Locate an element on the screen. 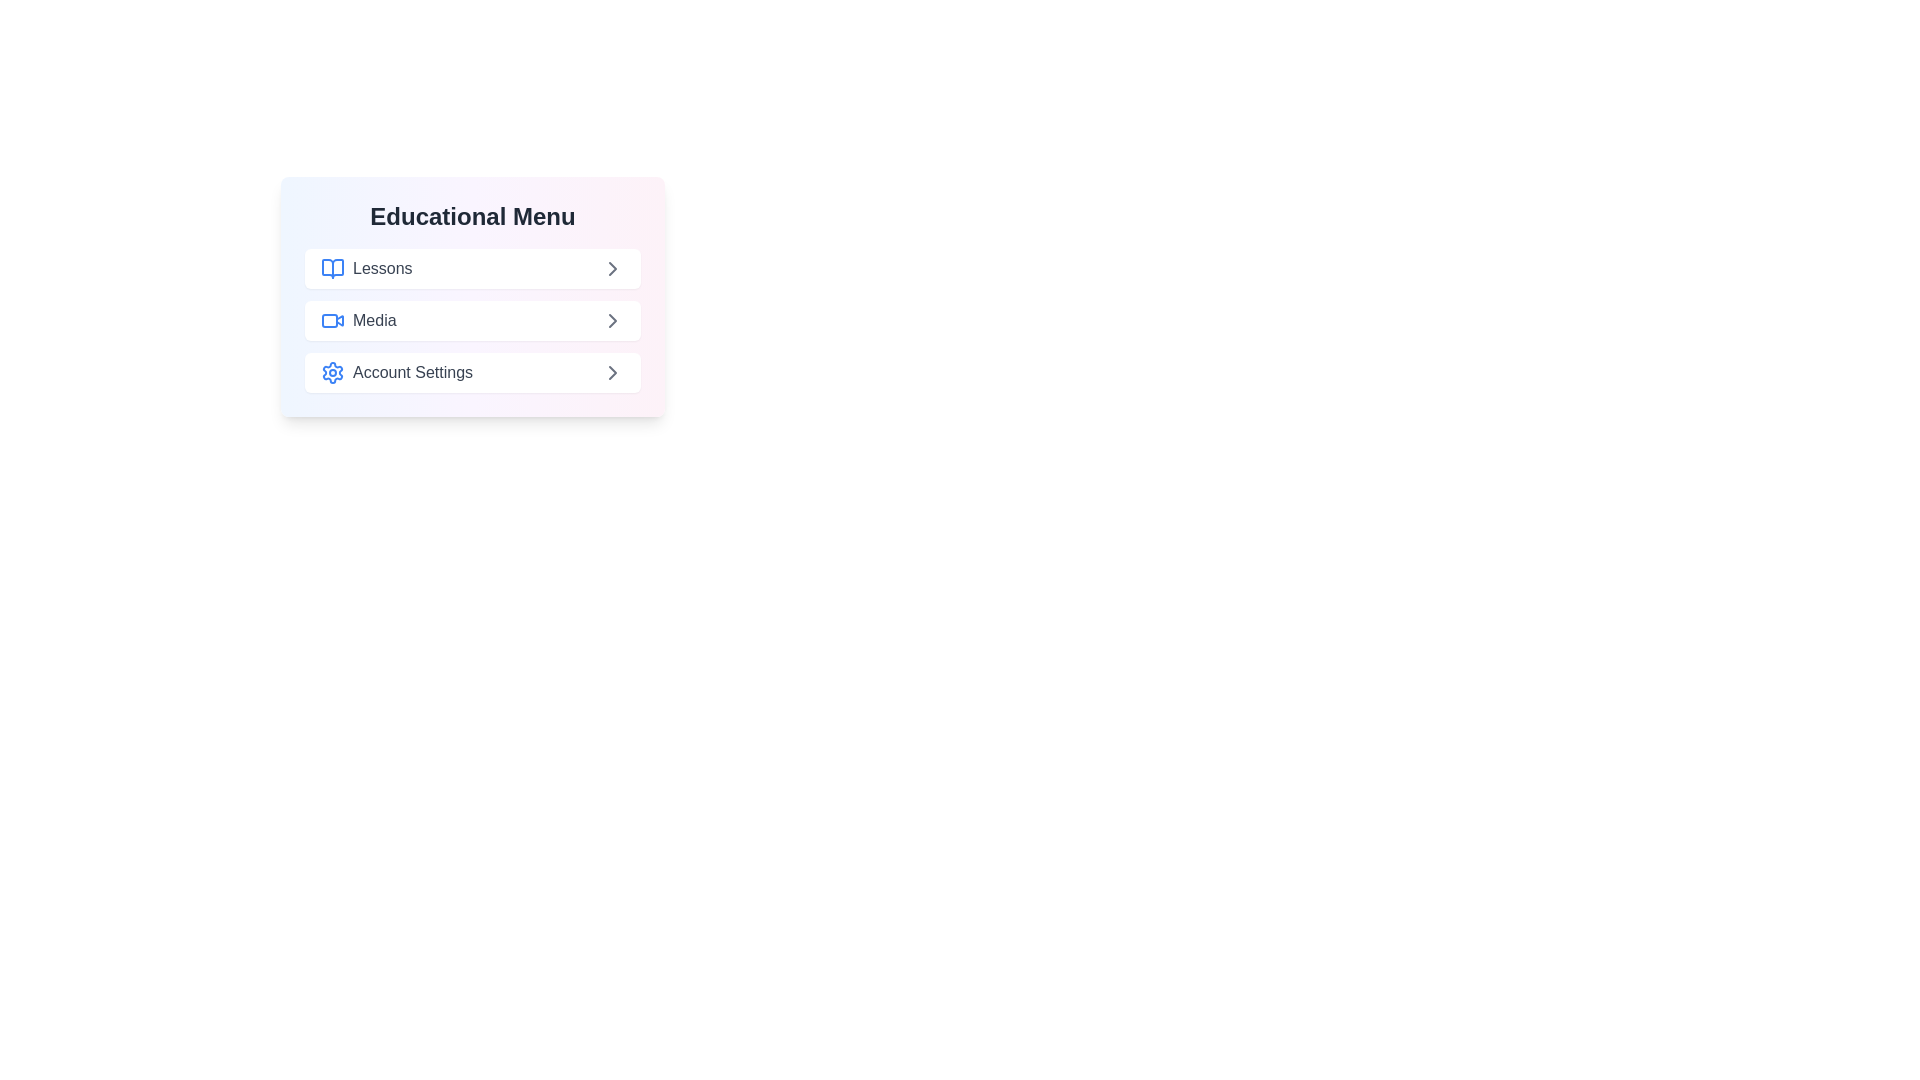 The width and height of the screenshot is (1920, 1080). the right-facing chevron icon located to the right of the 'Media' text label in the Educational Menu interface is located at coordinates (612, 319).